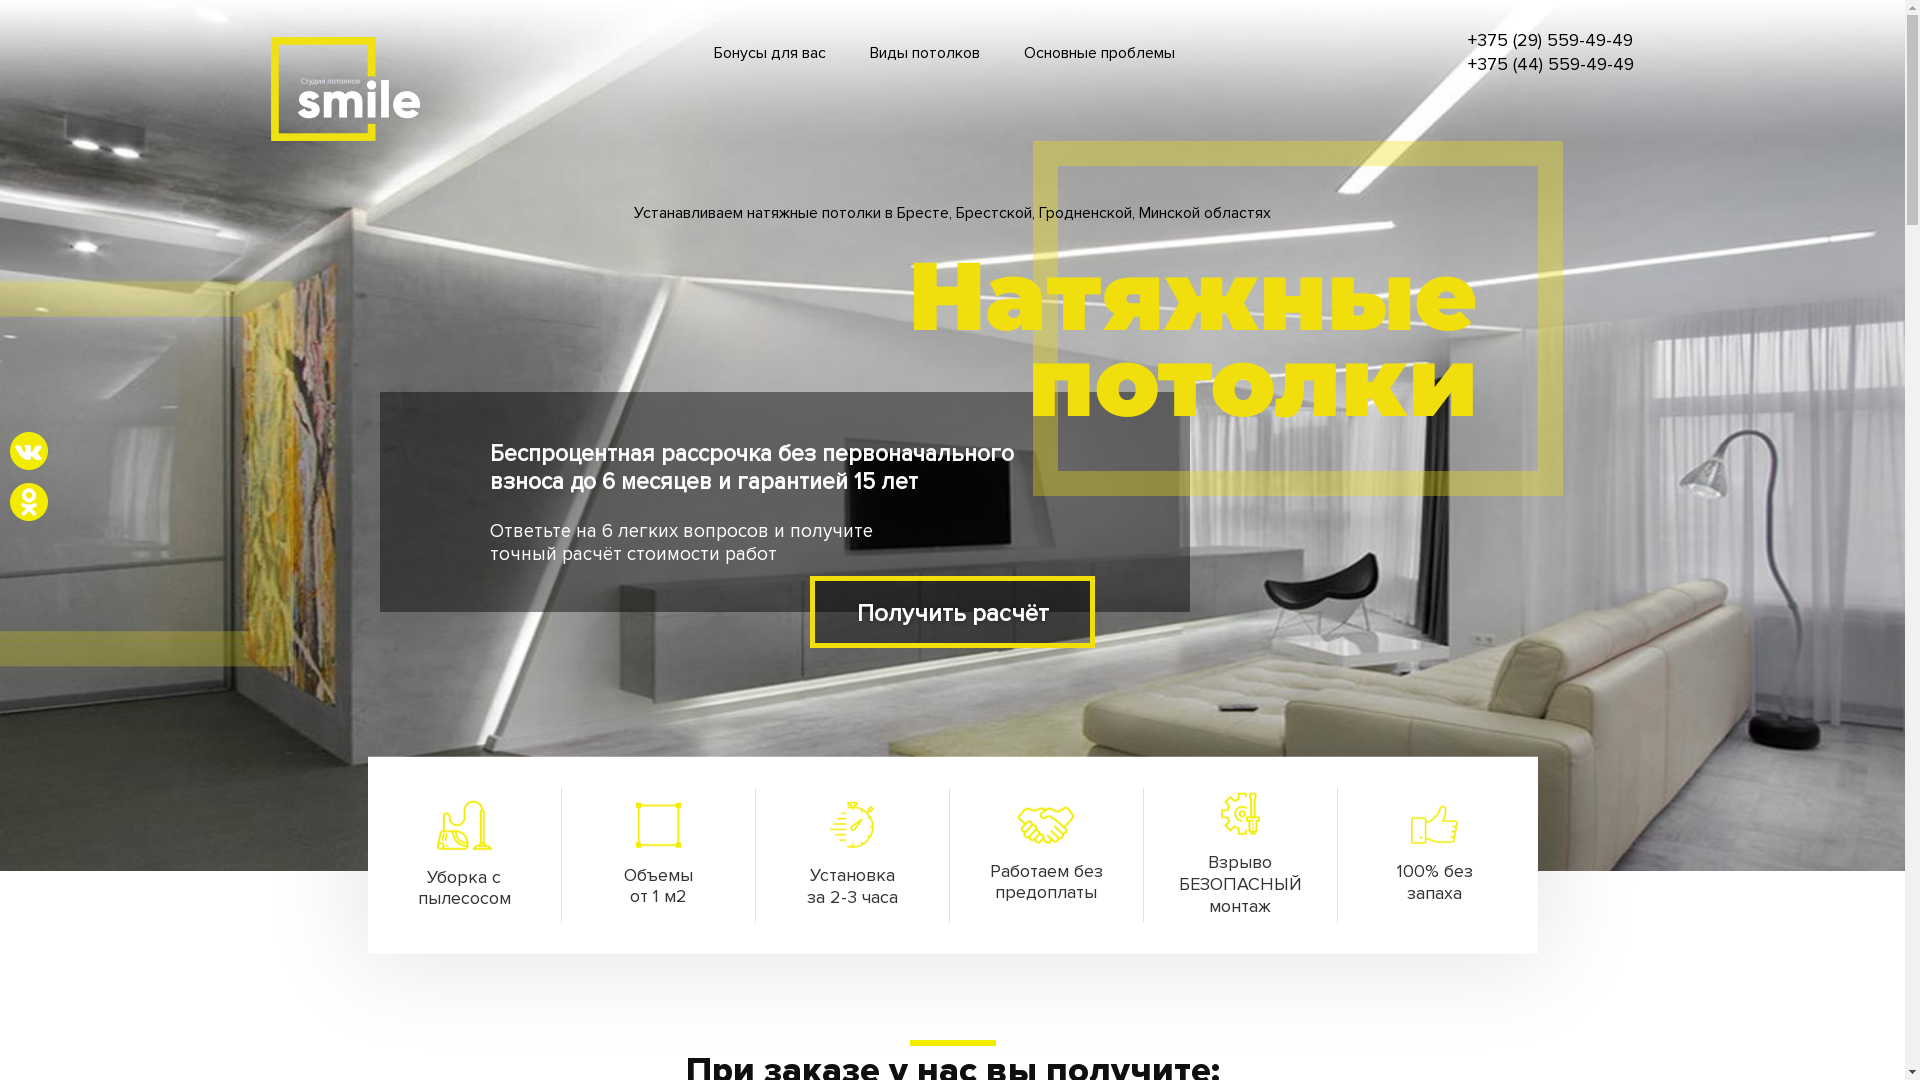  I want to click on '+375 (29) 559-49-49', so click(1549, 41).